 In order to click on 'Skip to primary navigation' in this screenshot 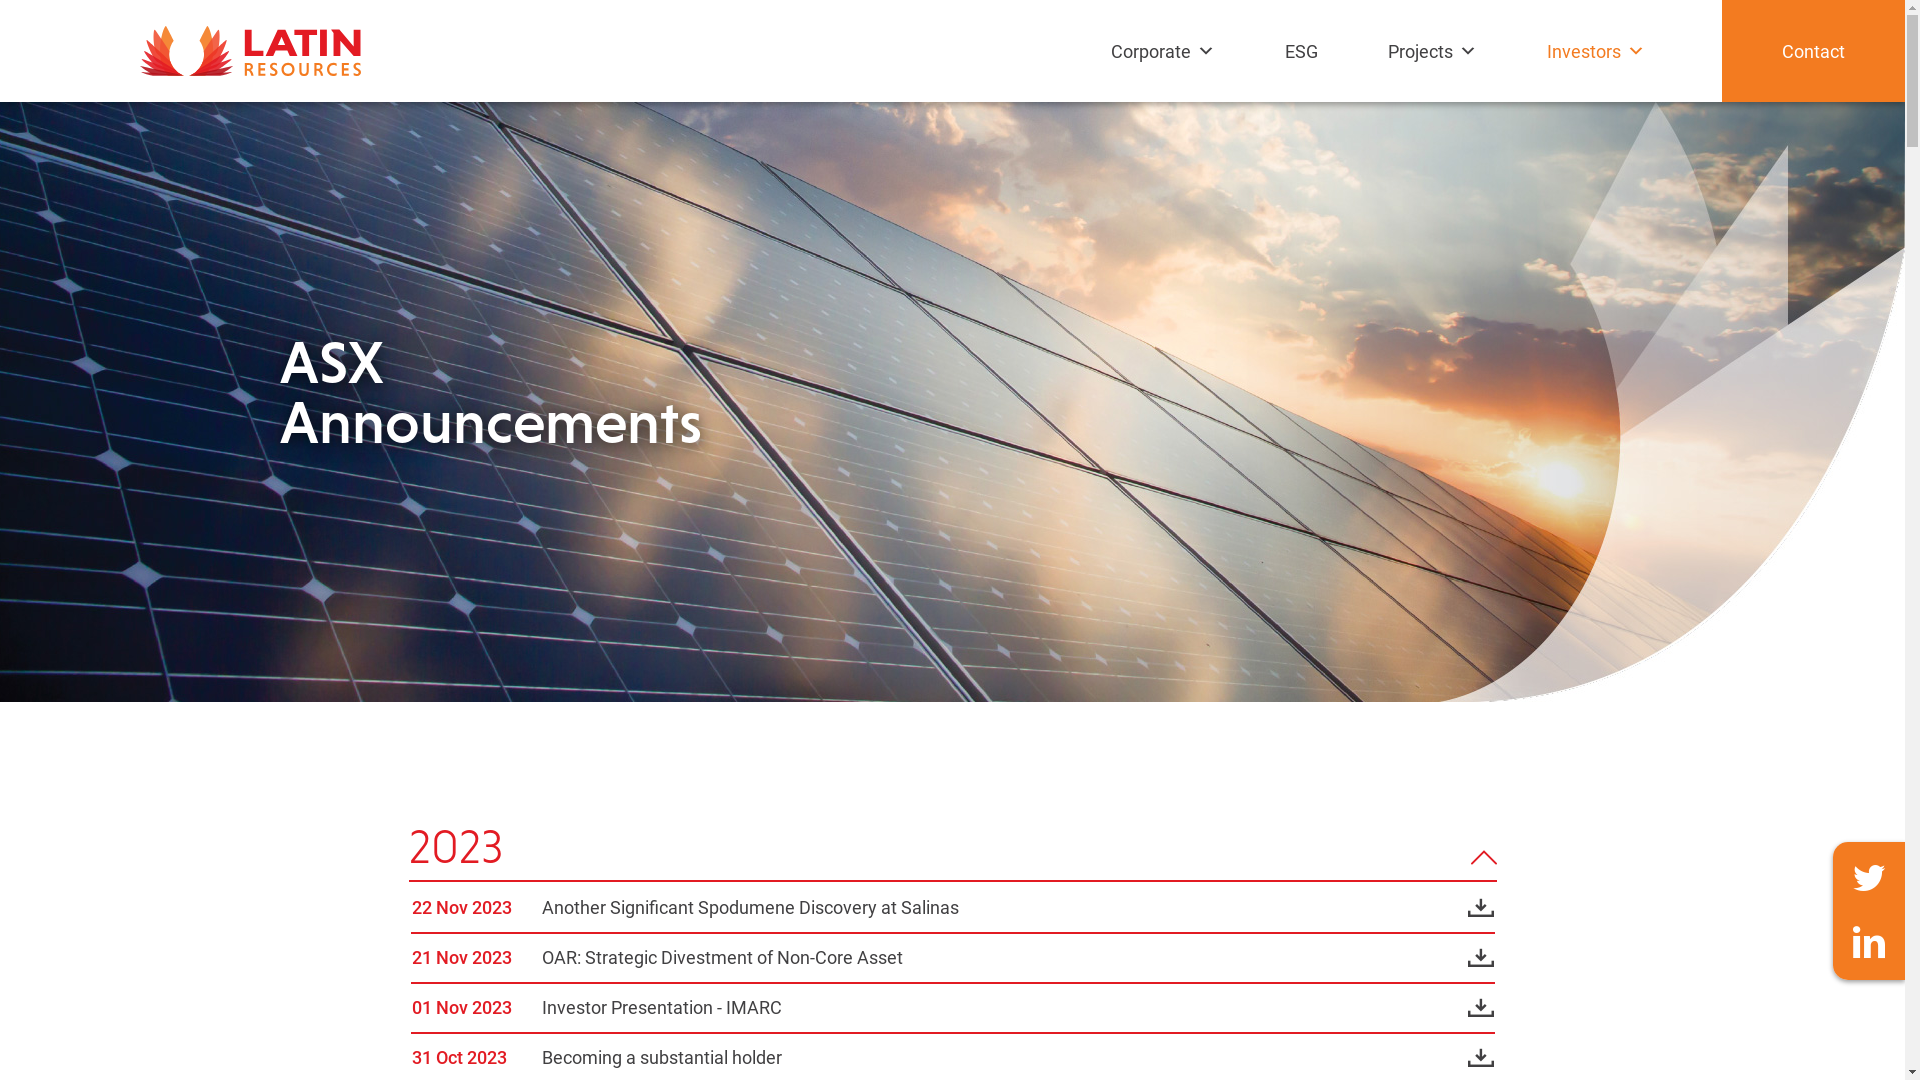, I will do `click(0, 0)`.